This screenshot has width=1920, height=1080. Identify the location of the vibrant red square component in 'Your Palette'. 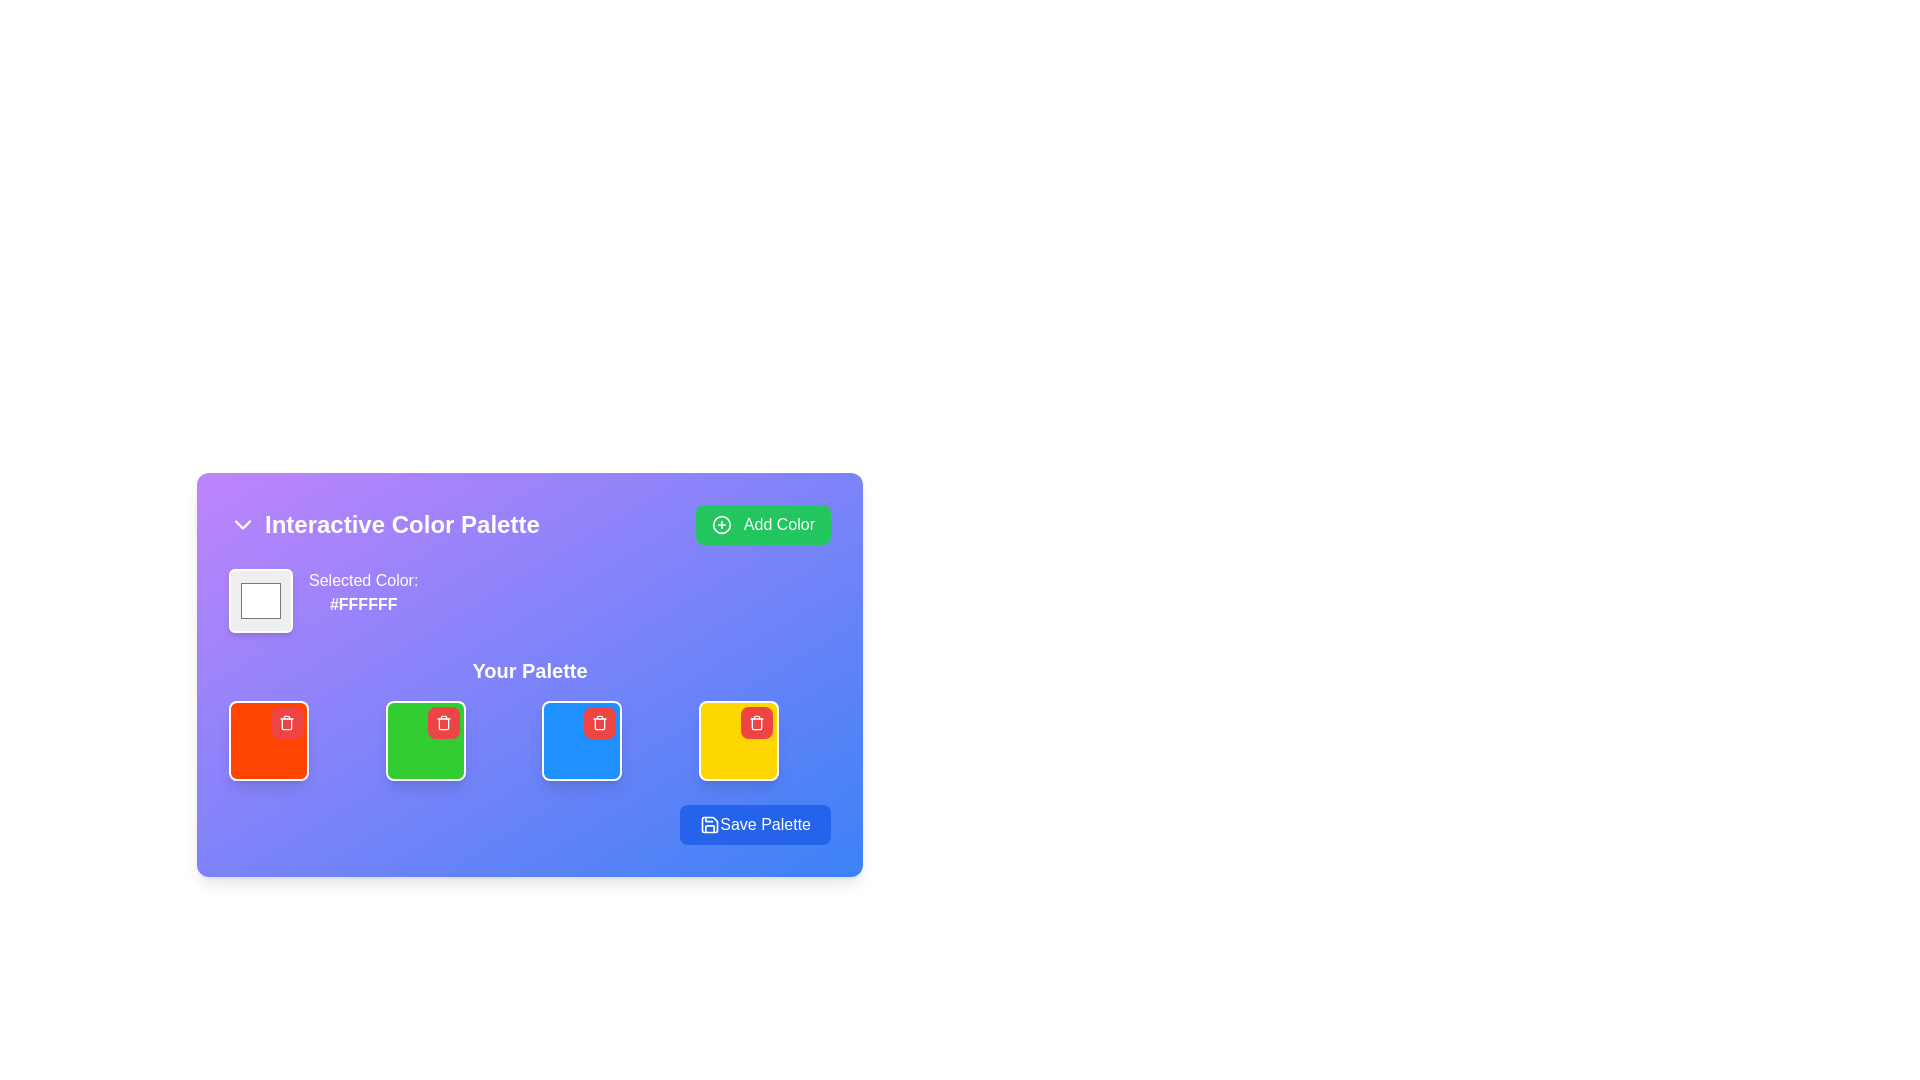
(267, 740).